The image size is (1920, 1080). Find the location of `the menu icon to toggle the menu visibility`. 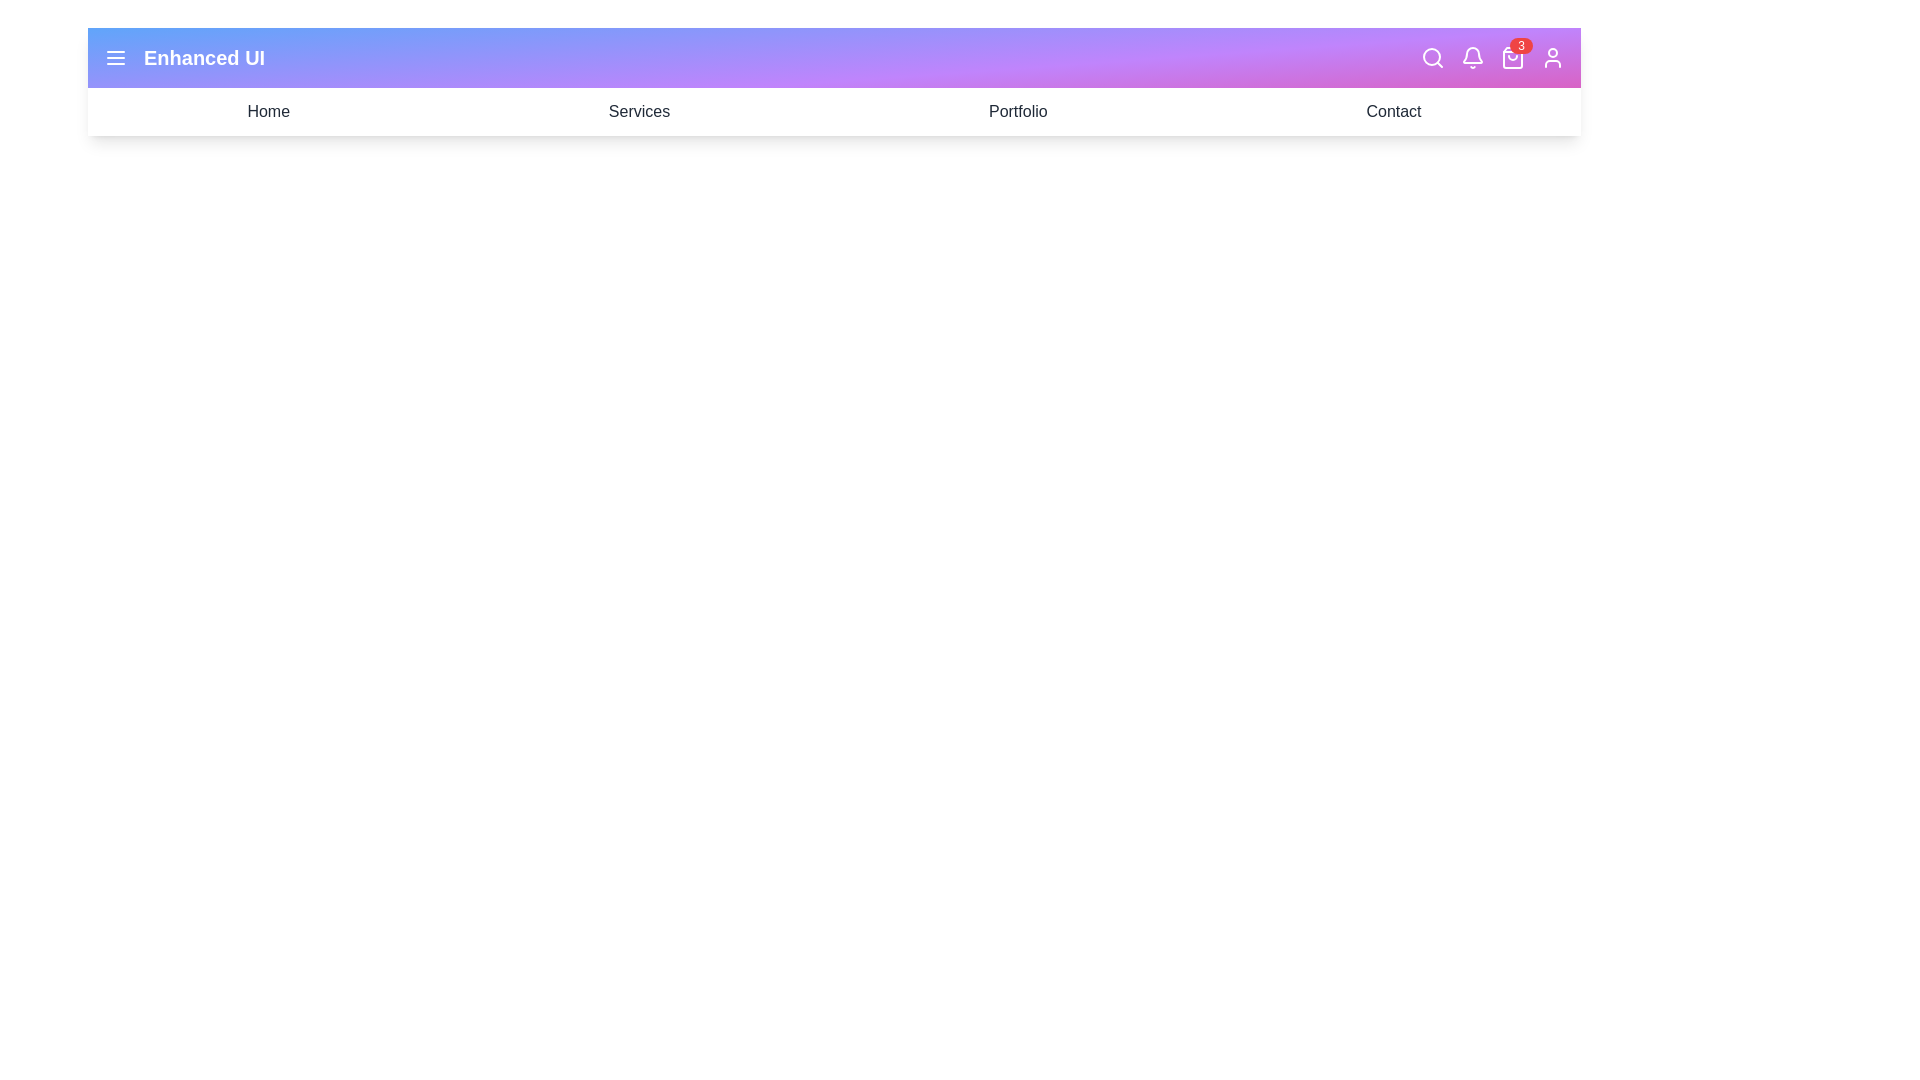

the menu icon to toggle the menu visibility is located at coordinates (114, 56).